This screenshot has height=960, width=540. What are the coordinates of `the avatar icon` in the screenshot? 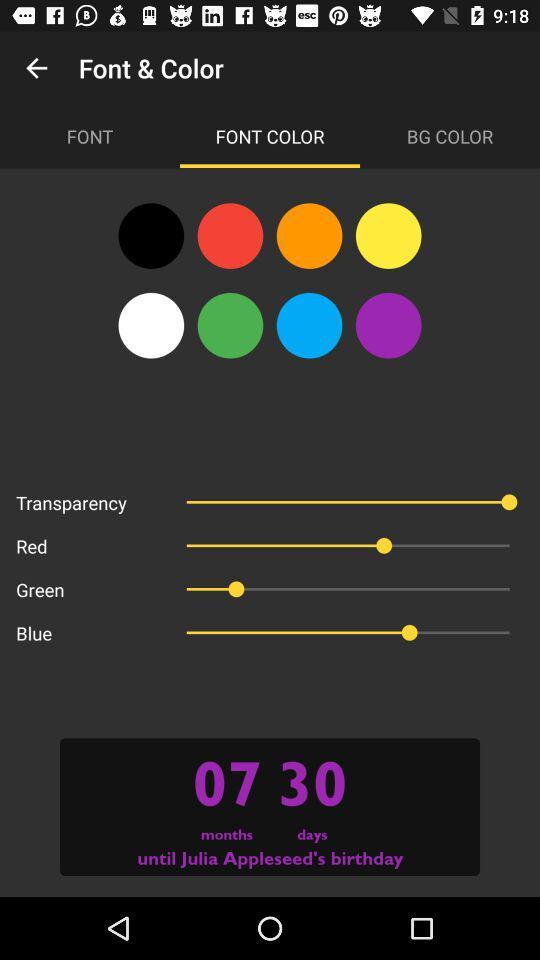 It's located at (229, 325).